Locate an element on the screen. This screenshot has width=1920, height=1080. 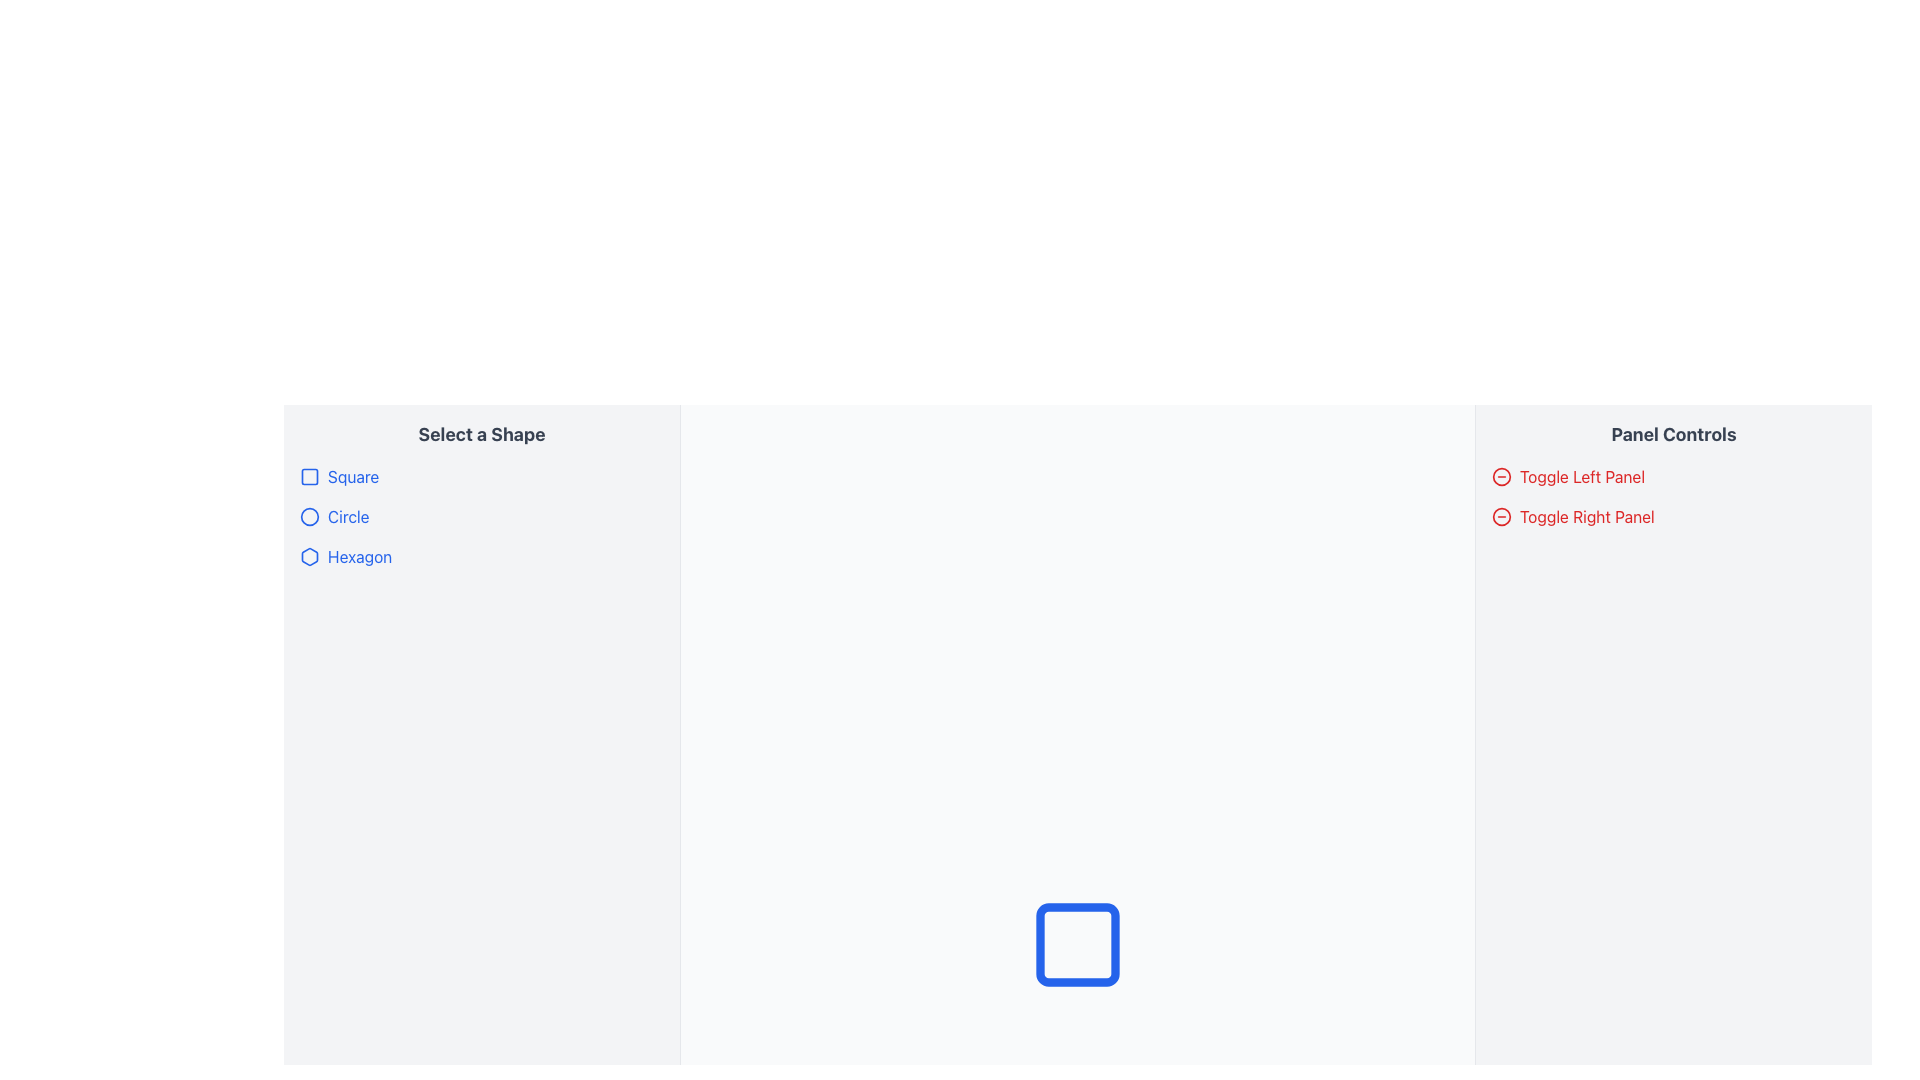
the 'Toggle Left Panel' button with a red icon is located at coordinates (1567, 477).